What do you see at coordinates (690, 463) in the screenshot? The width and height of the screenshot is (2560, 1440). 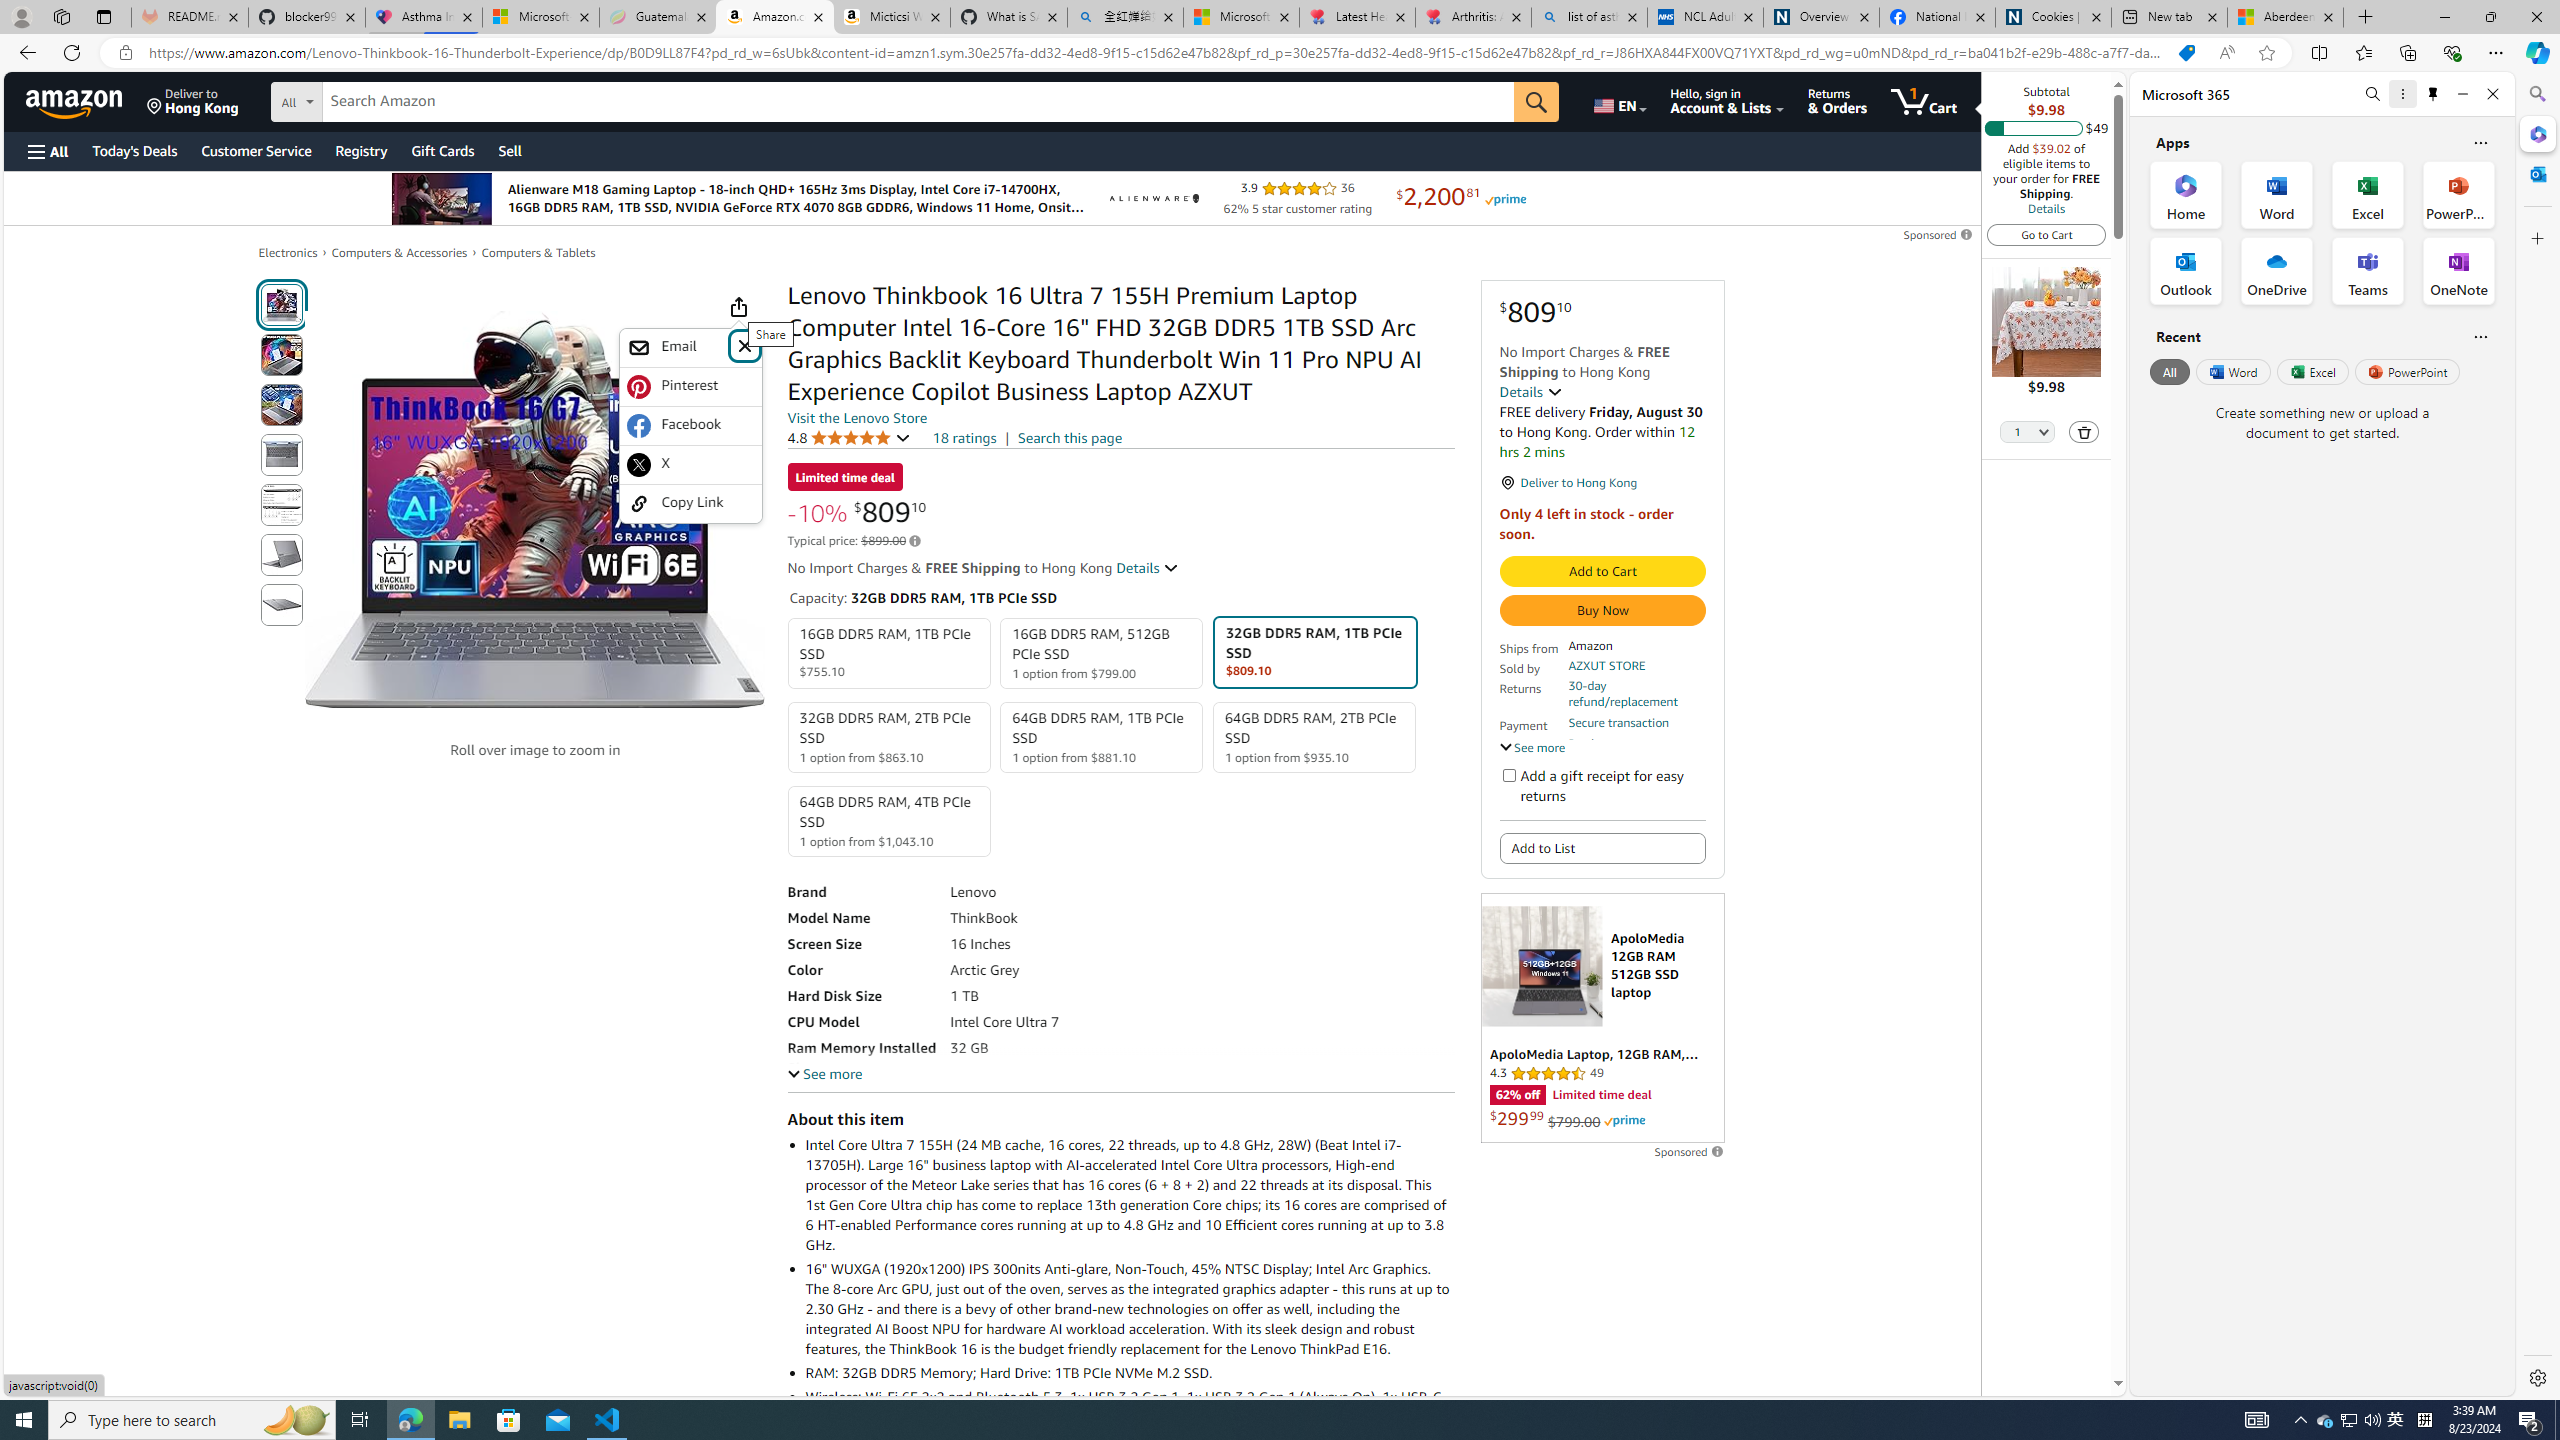 I see `'X'` at bounding box center [690, 463].